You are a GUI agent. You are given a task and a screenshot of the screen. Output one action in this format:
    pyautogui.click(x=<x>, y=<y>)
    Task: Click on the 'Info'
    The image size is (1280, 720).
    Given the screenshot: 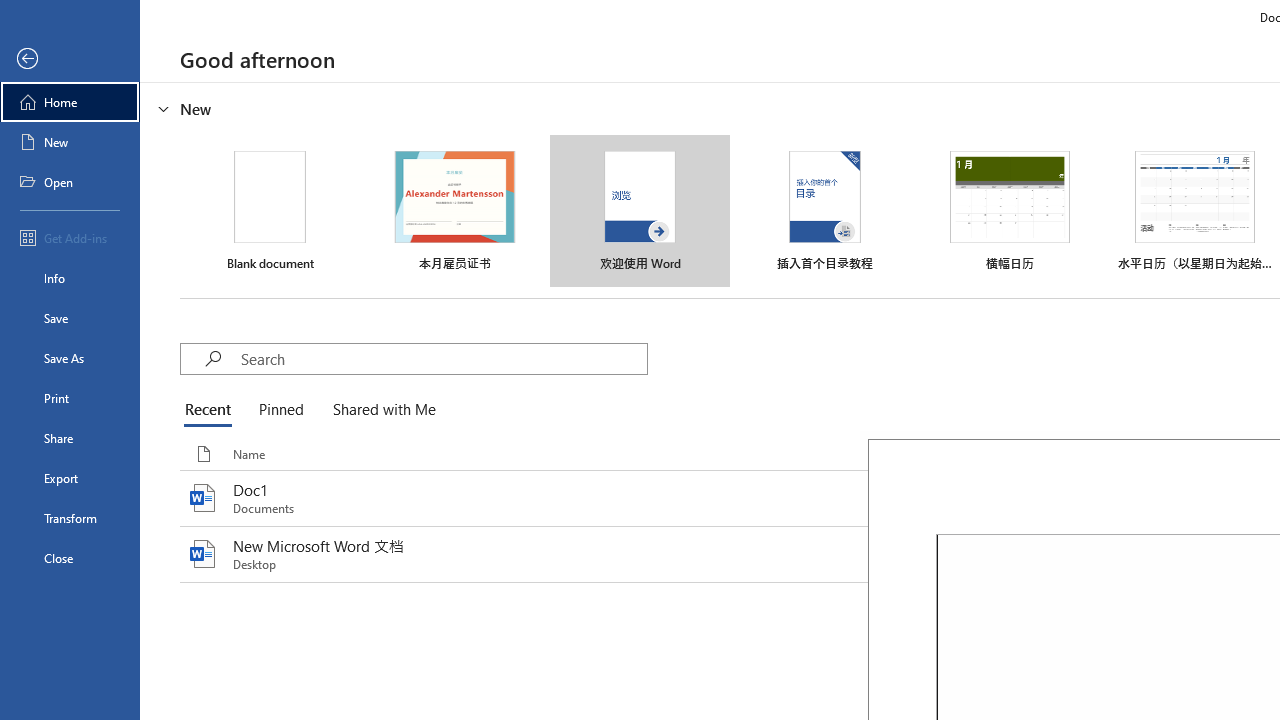 What is the action you would take?
    pyautogui.click(x=69, y=277)
    